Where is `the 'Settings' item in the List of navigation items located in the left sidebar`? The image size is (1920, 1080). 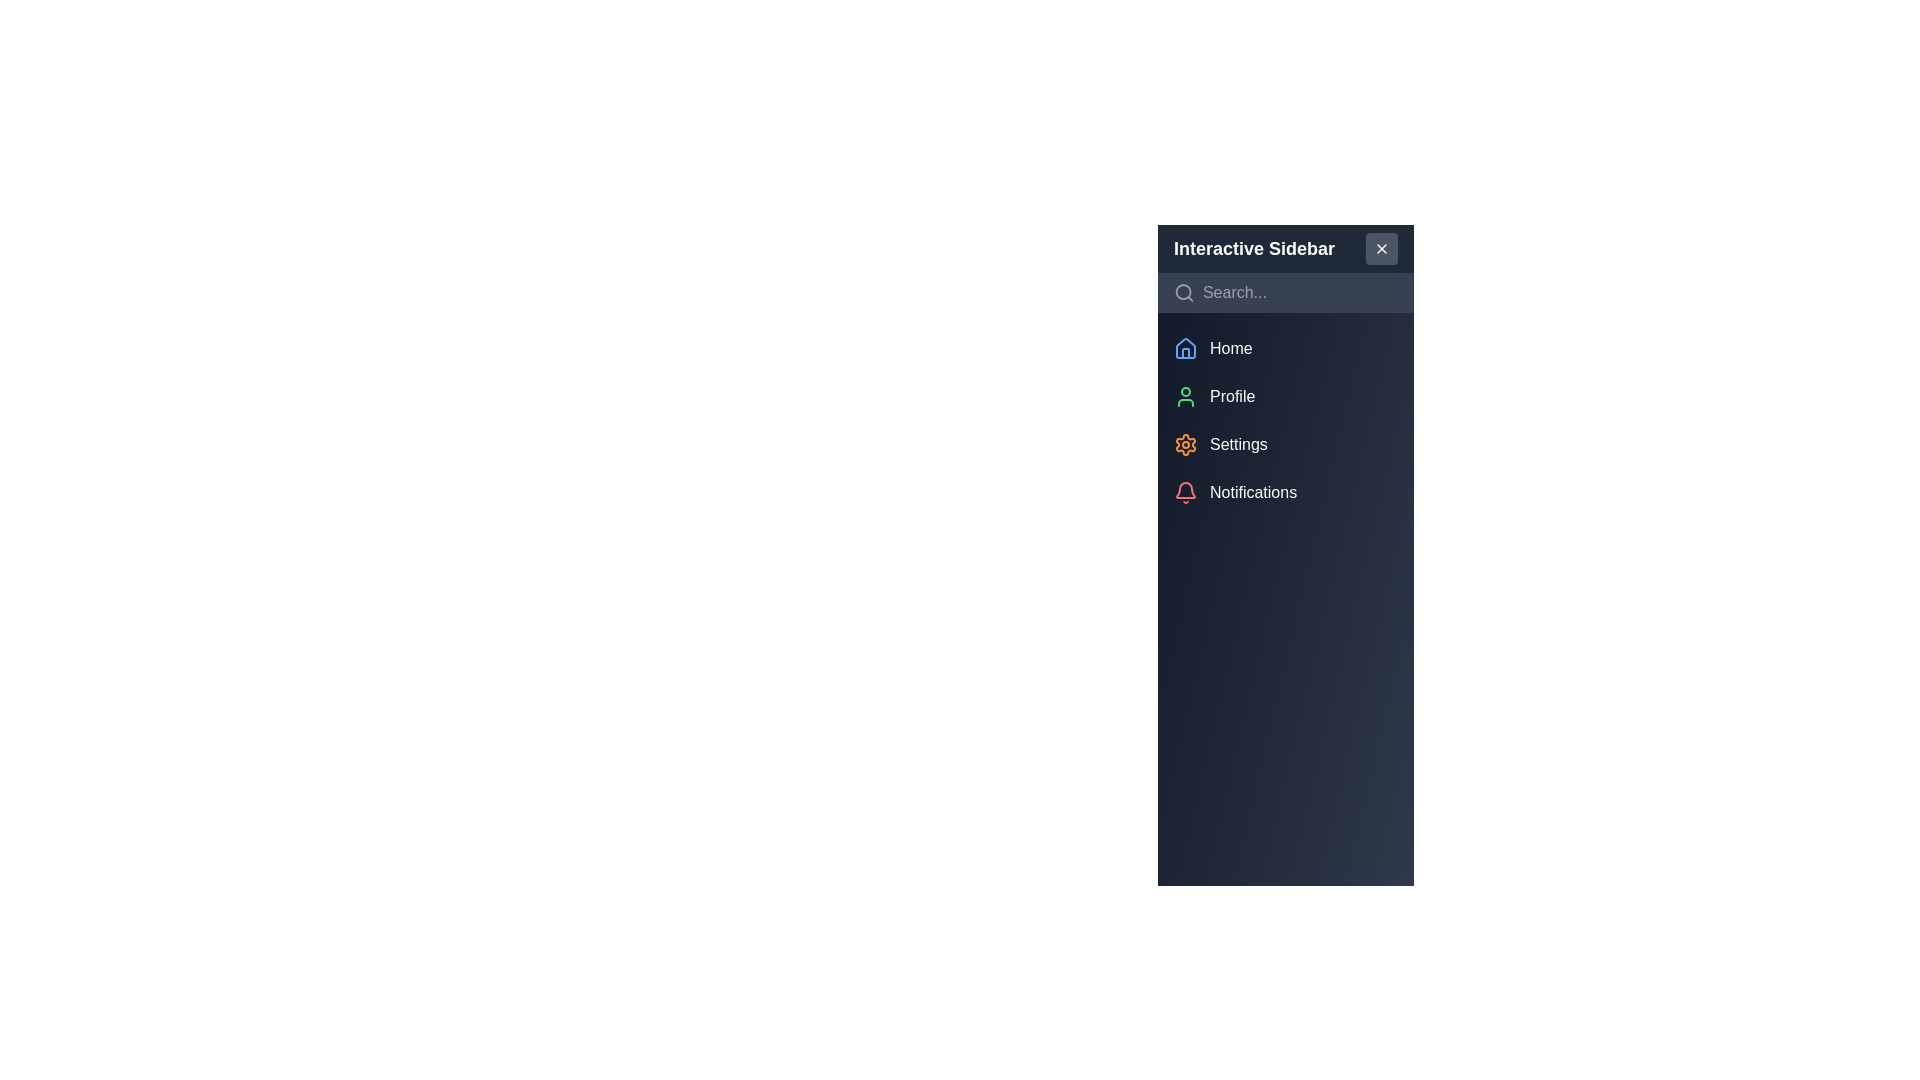
the 'Settings' item in the List of navigation items located in the left sidebar is located at coordinates (1286, 419).